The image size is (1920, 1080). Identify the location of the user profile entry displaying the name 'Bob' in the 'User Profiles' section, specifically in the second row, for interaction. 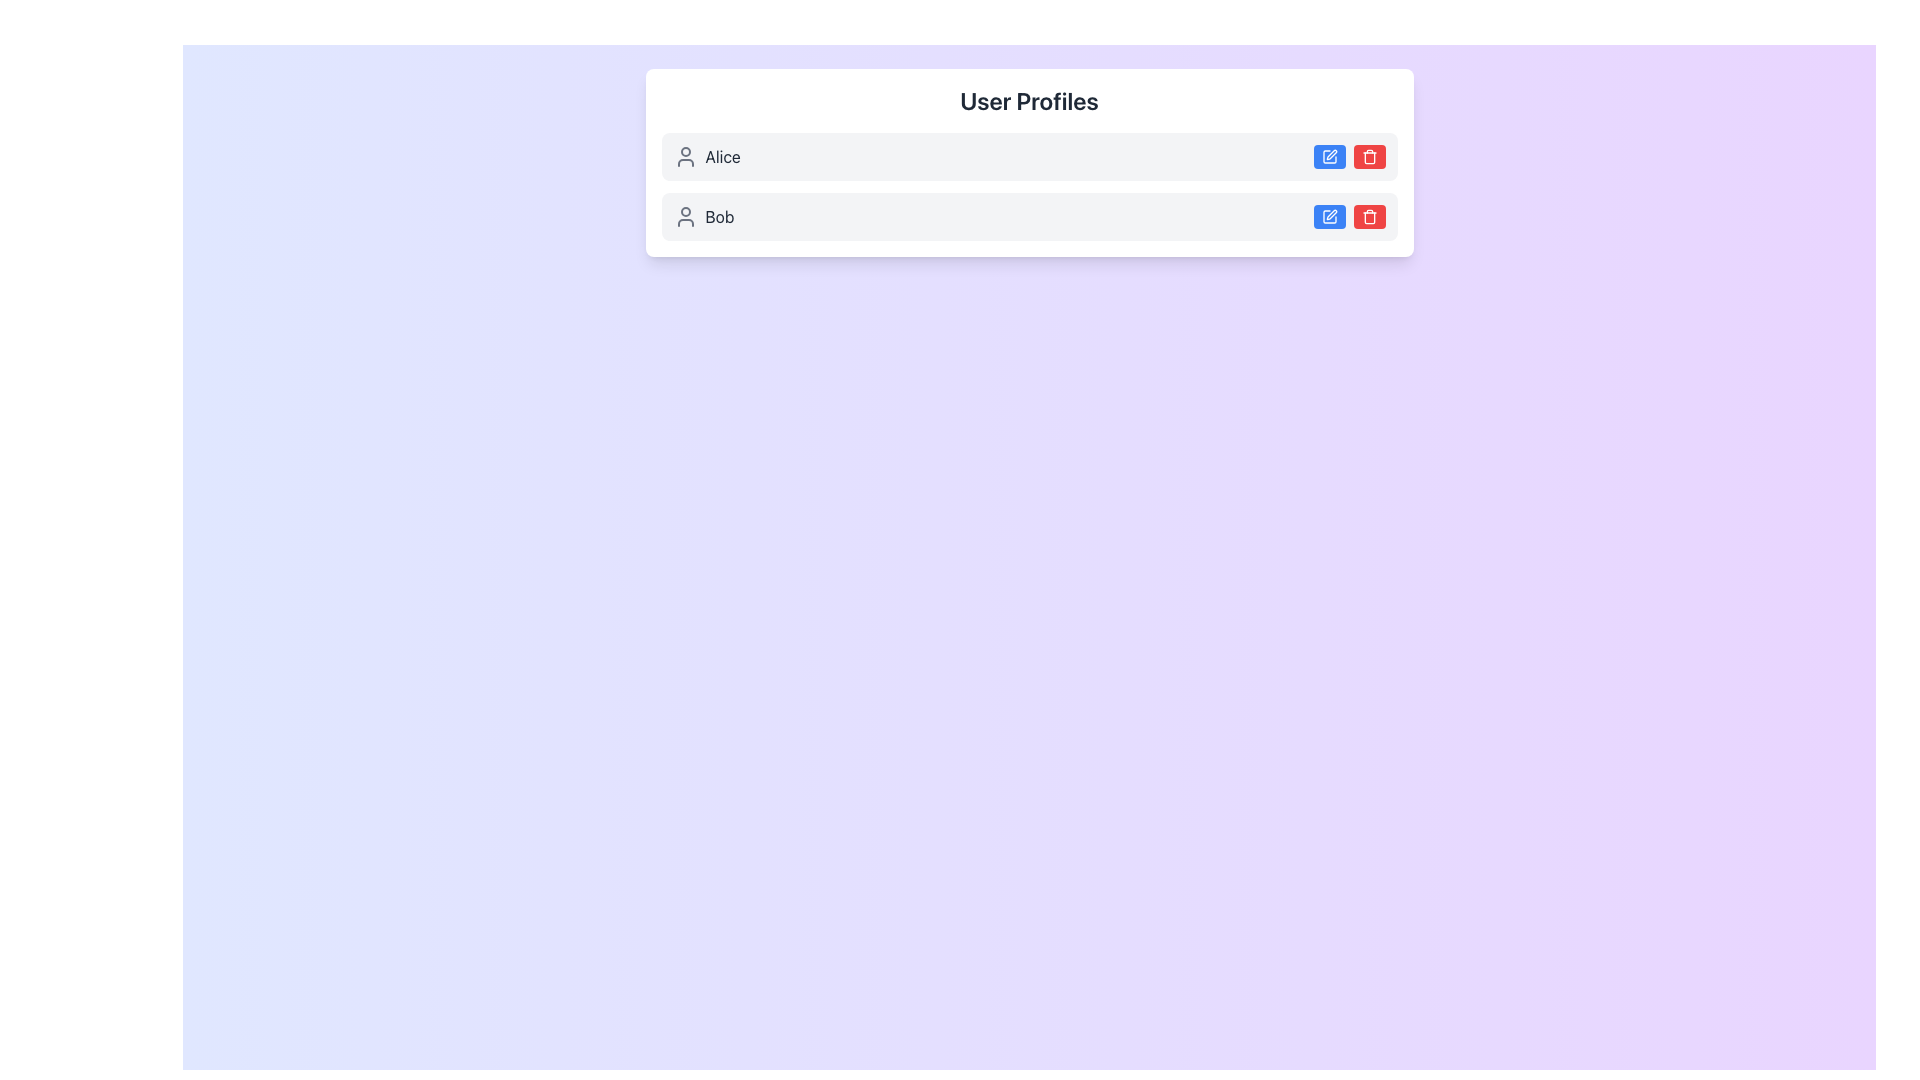
(703, 216).